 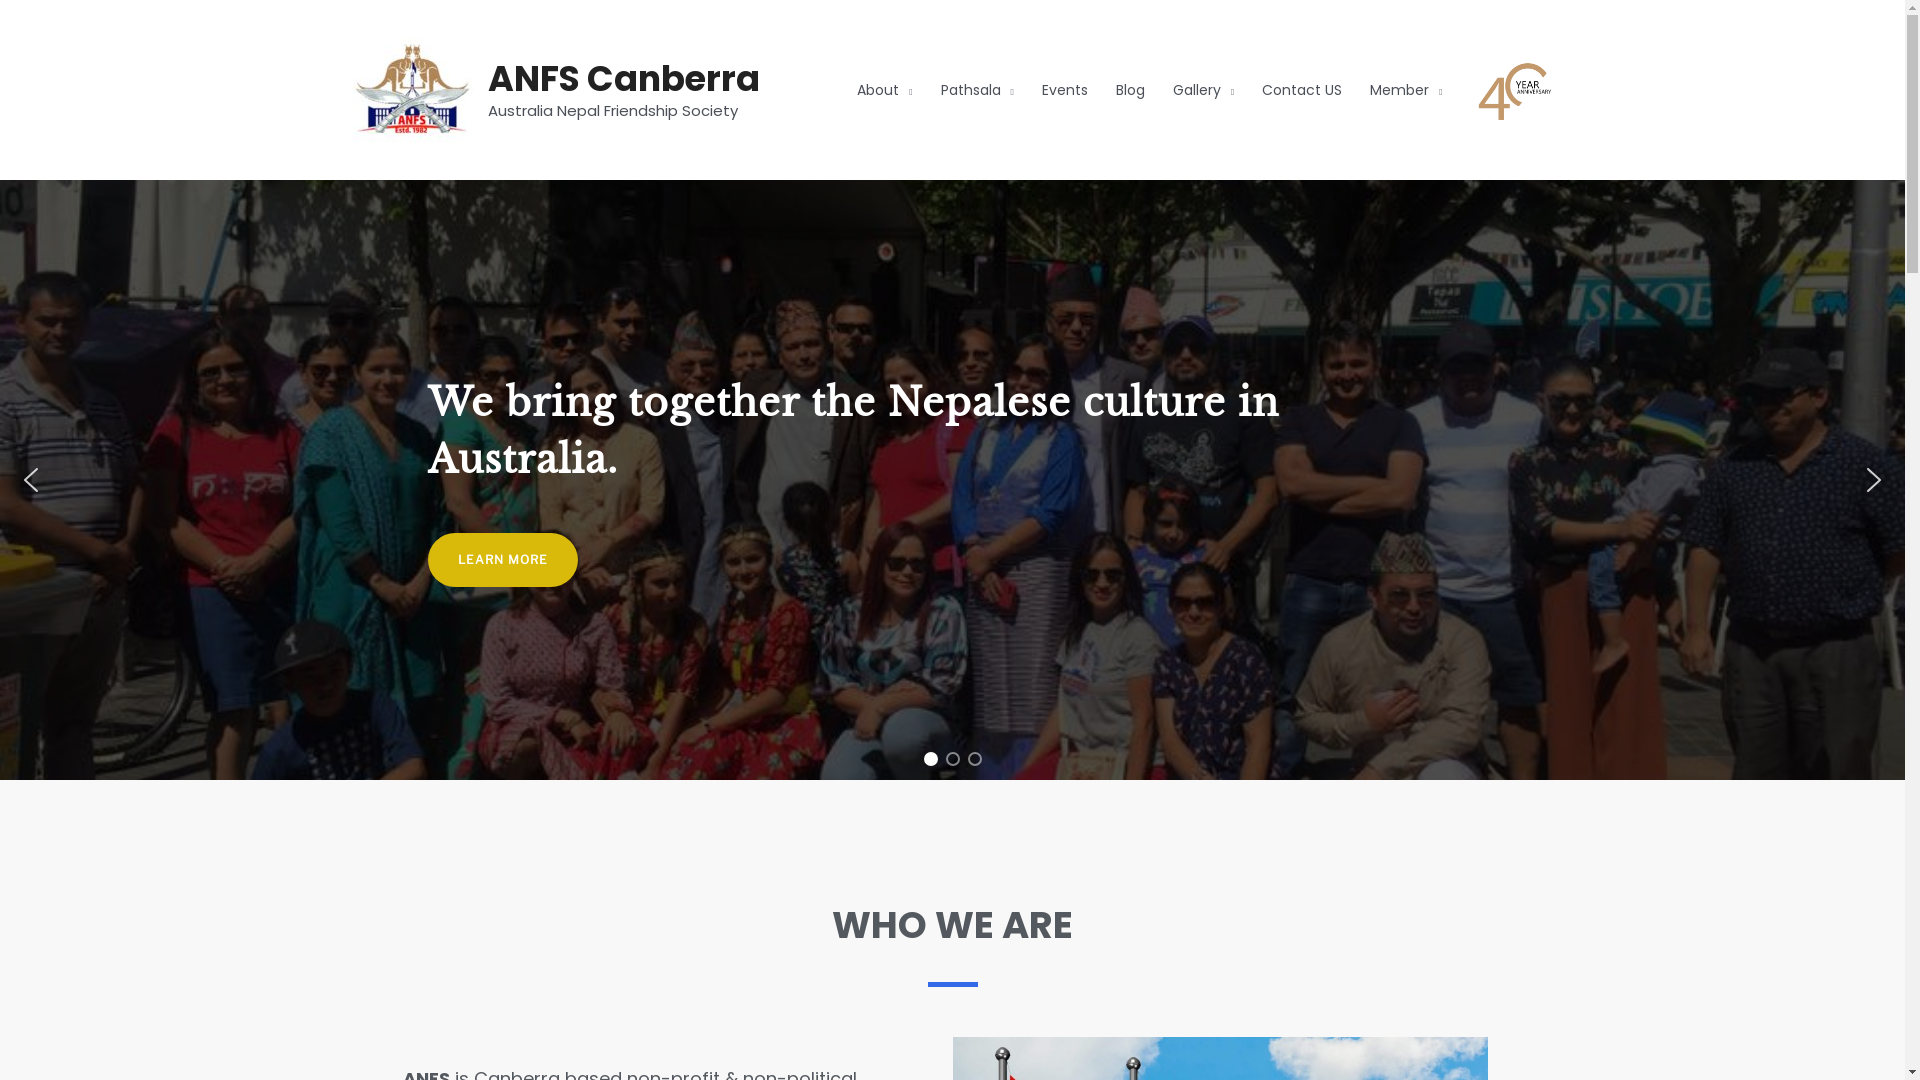 I want to click on 'Events', so click(x=1064, y=88).